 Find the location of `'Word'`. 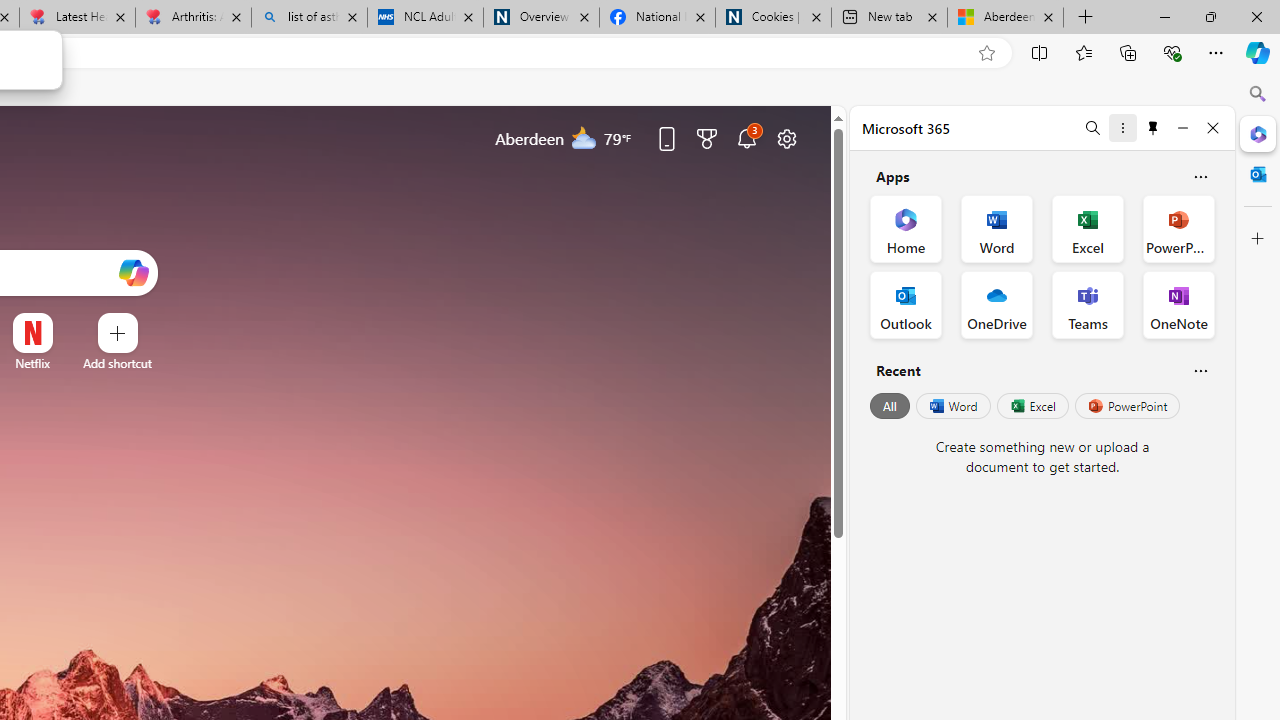

'Word' is located at coordinates (951, 405).